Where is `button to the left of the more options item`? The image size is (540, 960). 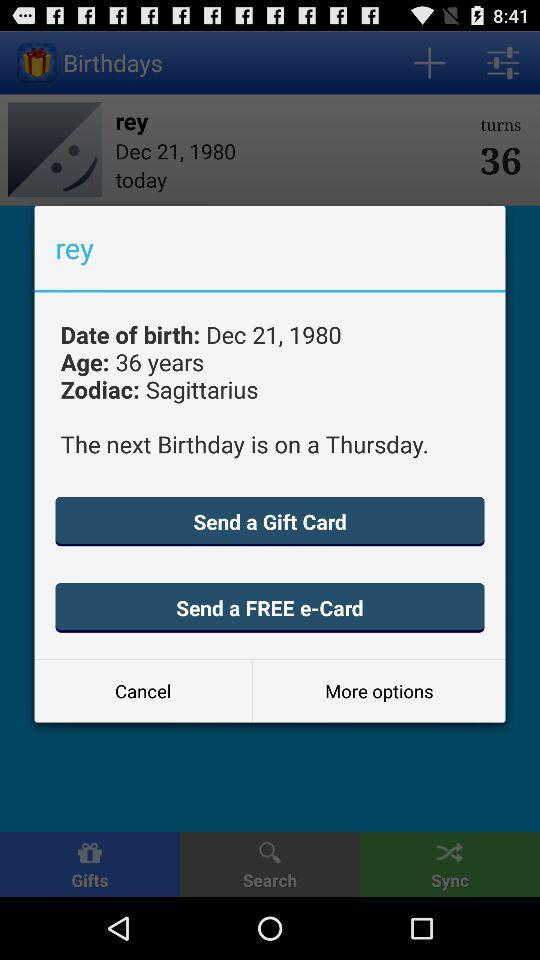 button to the left of the more options item is located at coordinates (142, 691).